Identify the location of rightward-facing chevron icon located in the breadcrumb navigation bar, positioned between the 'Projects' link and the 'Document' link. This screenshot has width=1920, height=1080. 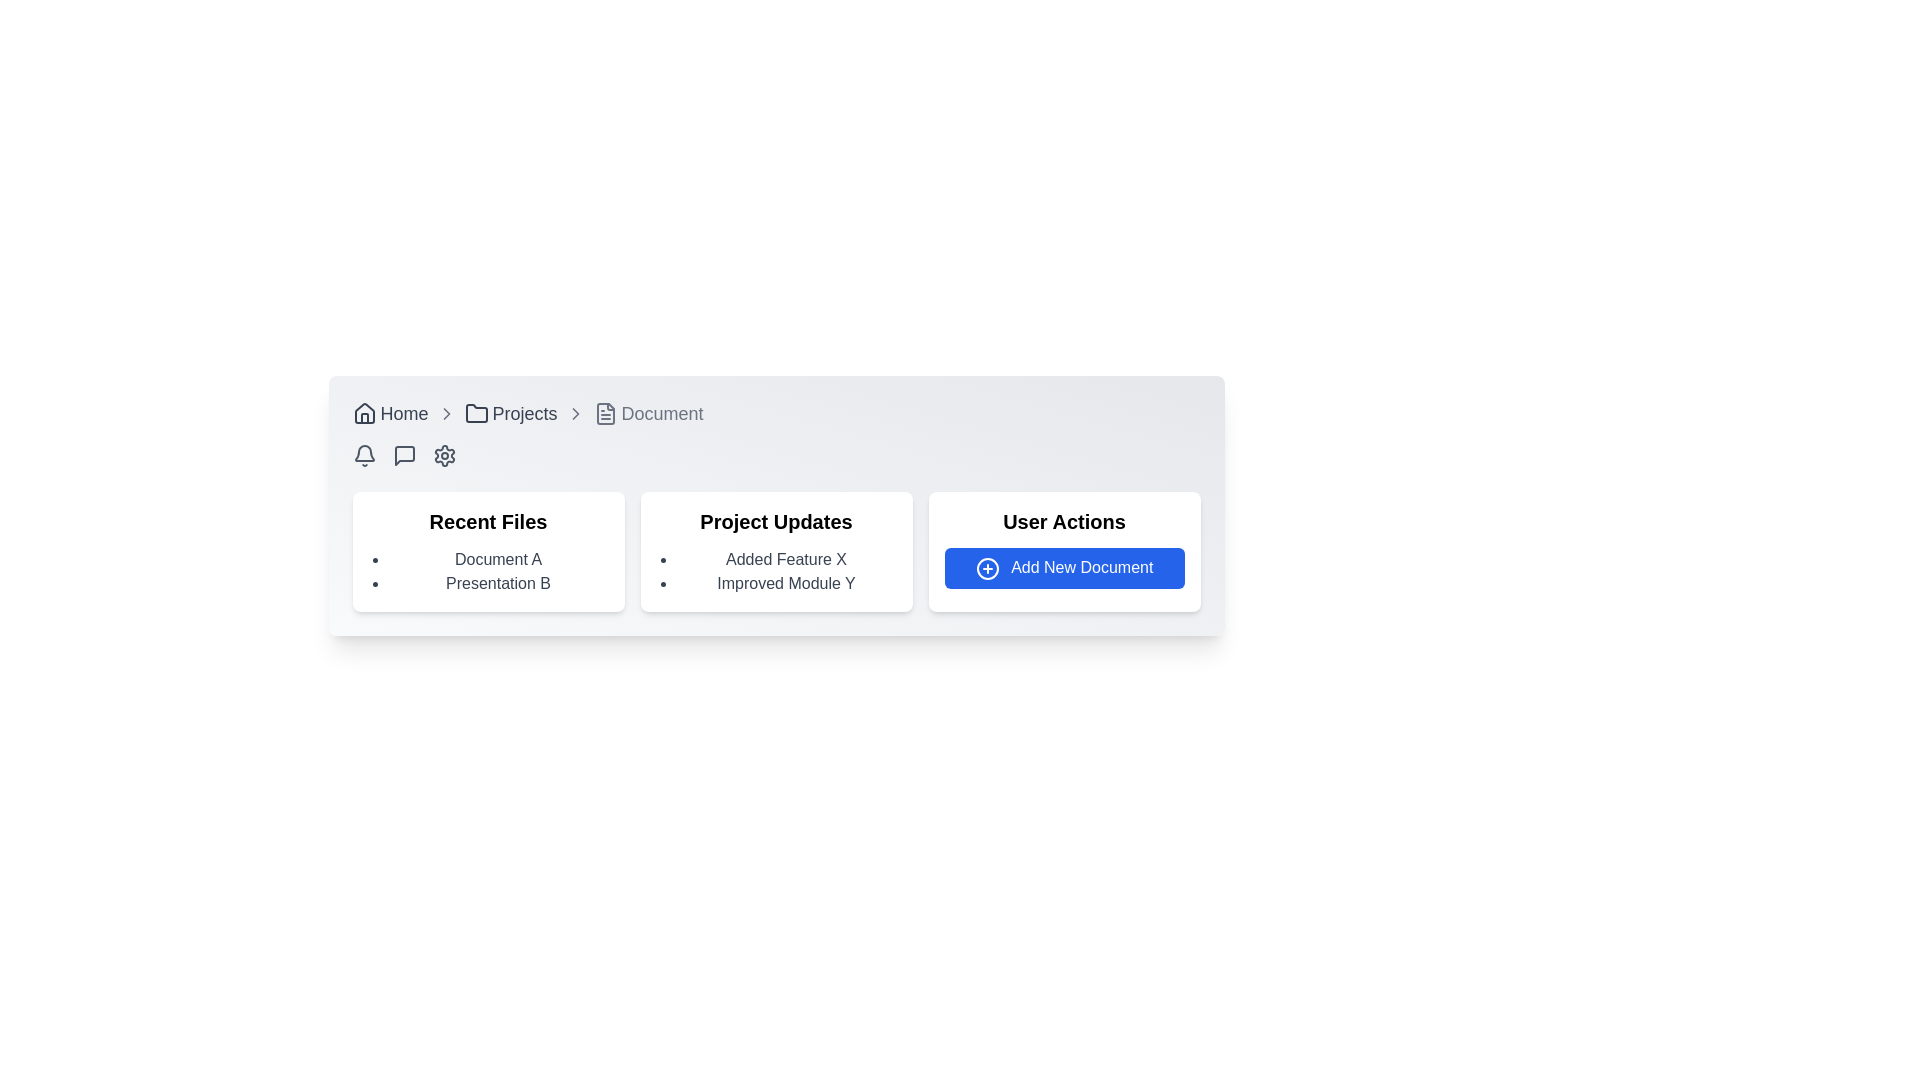
(574, 412).